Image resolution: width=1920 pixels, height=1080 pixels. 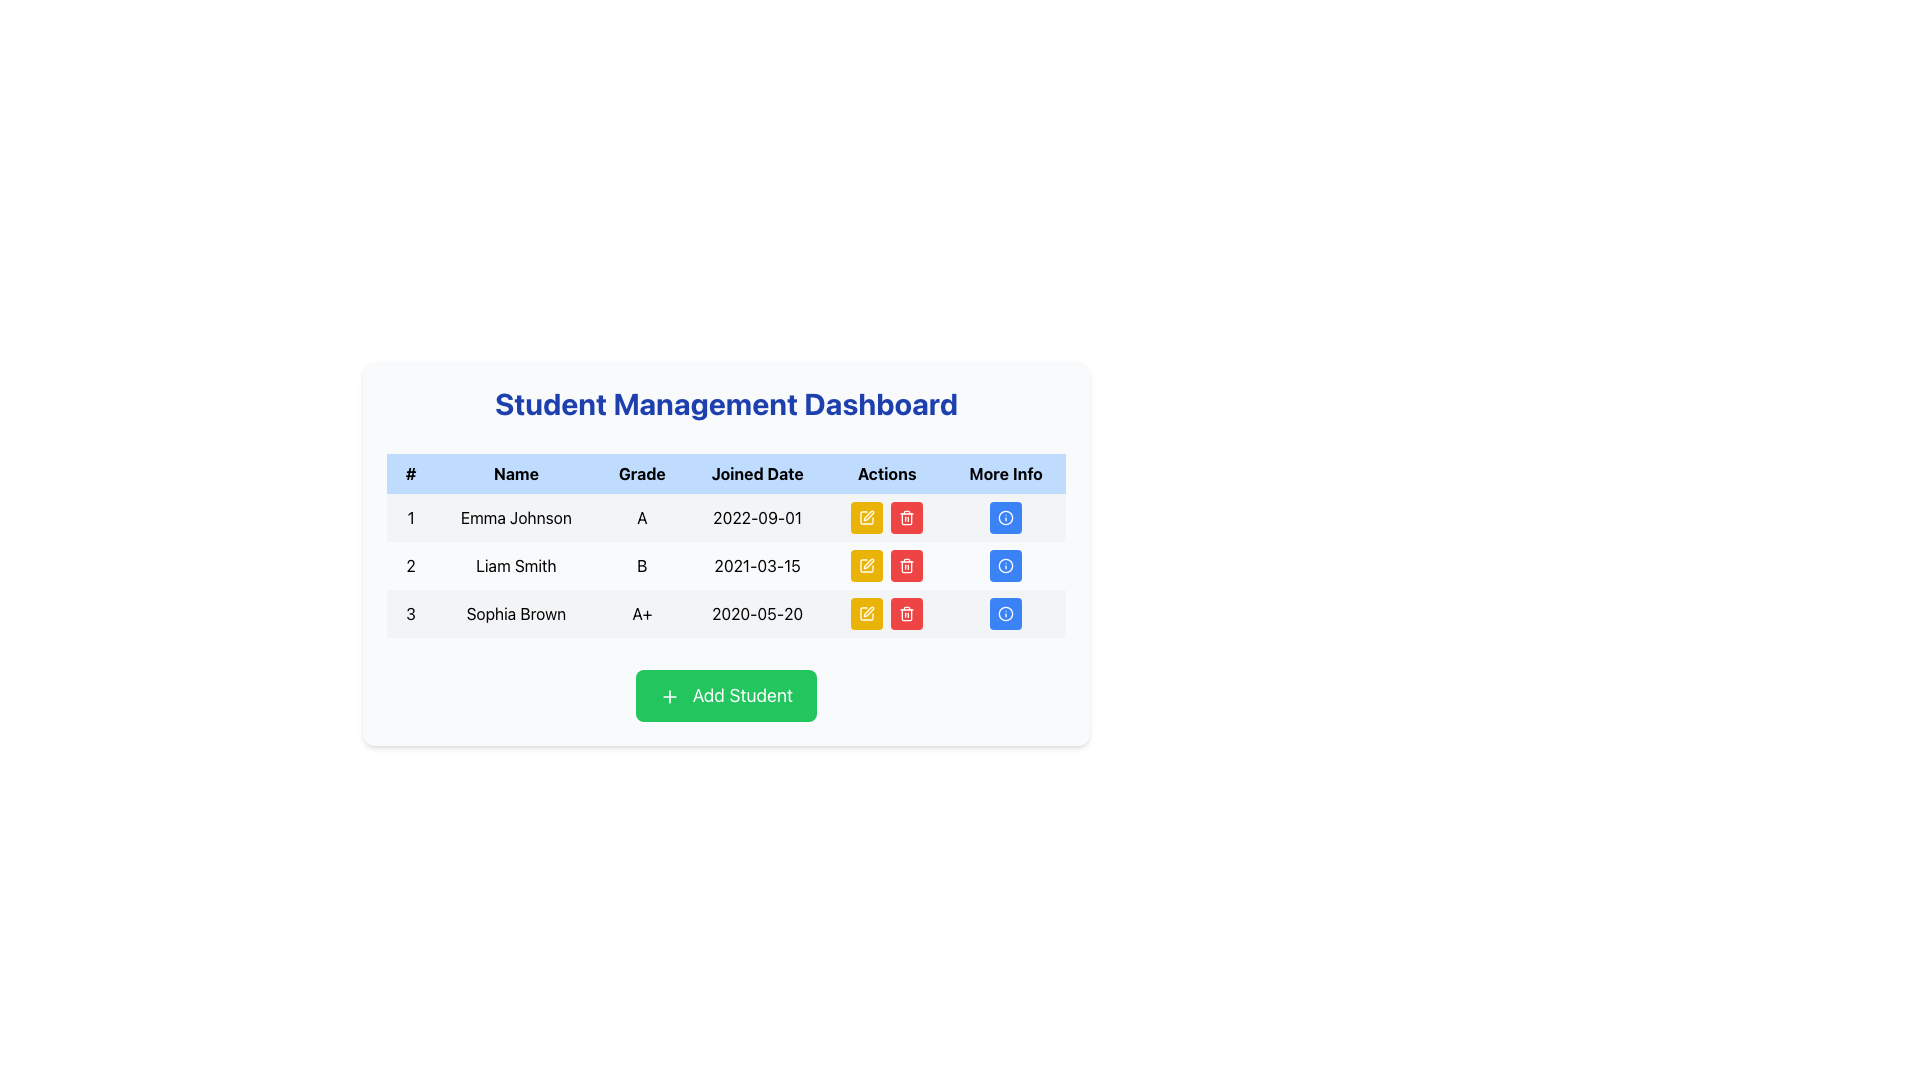 What do you see at coordinates (725, 474) in the screenshot?
I see `header text of the Table Header Row located at the top of the bordered table in the 'Student Management Dashboard' interface` at bounding box center [725, 474].